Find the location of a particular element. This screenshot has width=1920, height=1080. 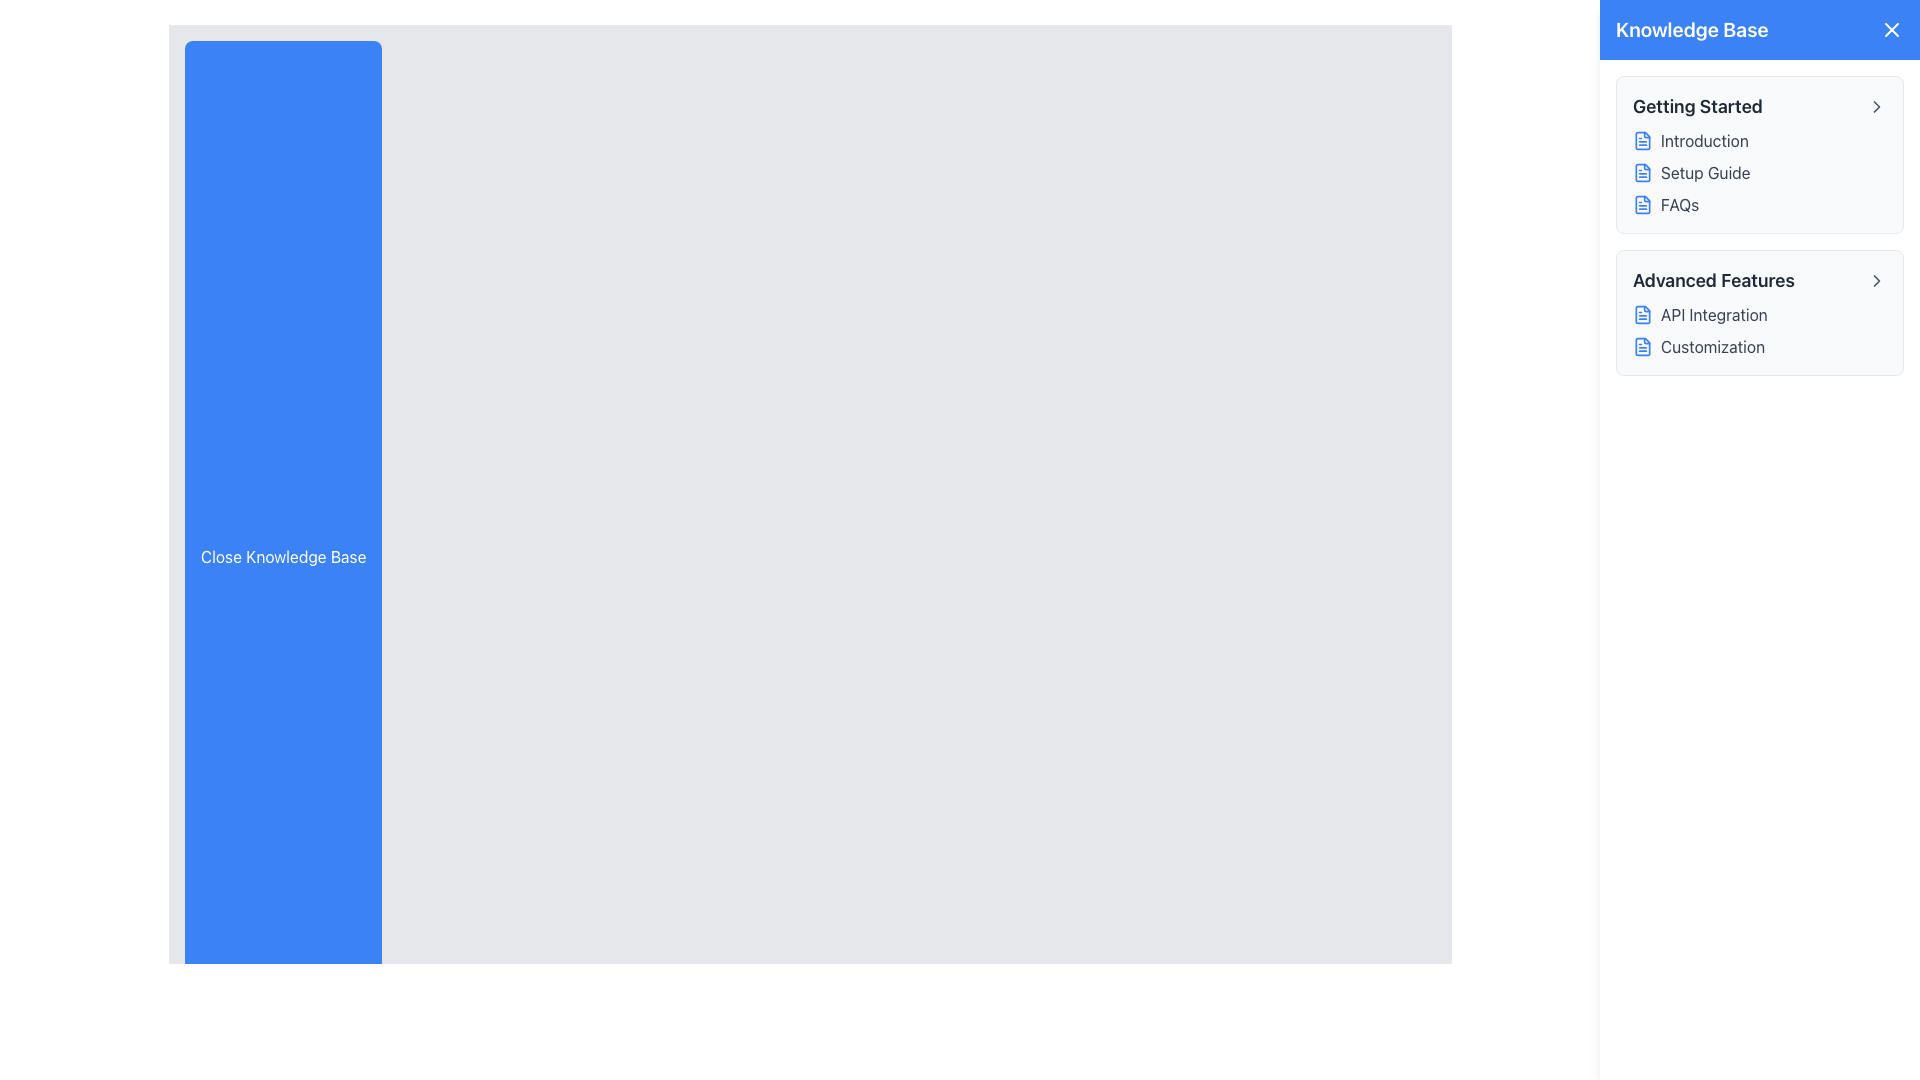

the 'Getting Started' button which features bold text and a right-facing arrow icon, located at the top section of the information card is located at coordinates (1760, 107).